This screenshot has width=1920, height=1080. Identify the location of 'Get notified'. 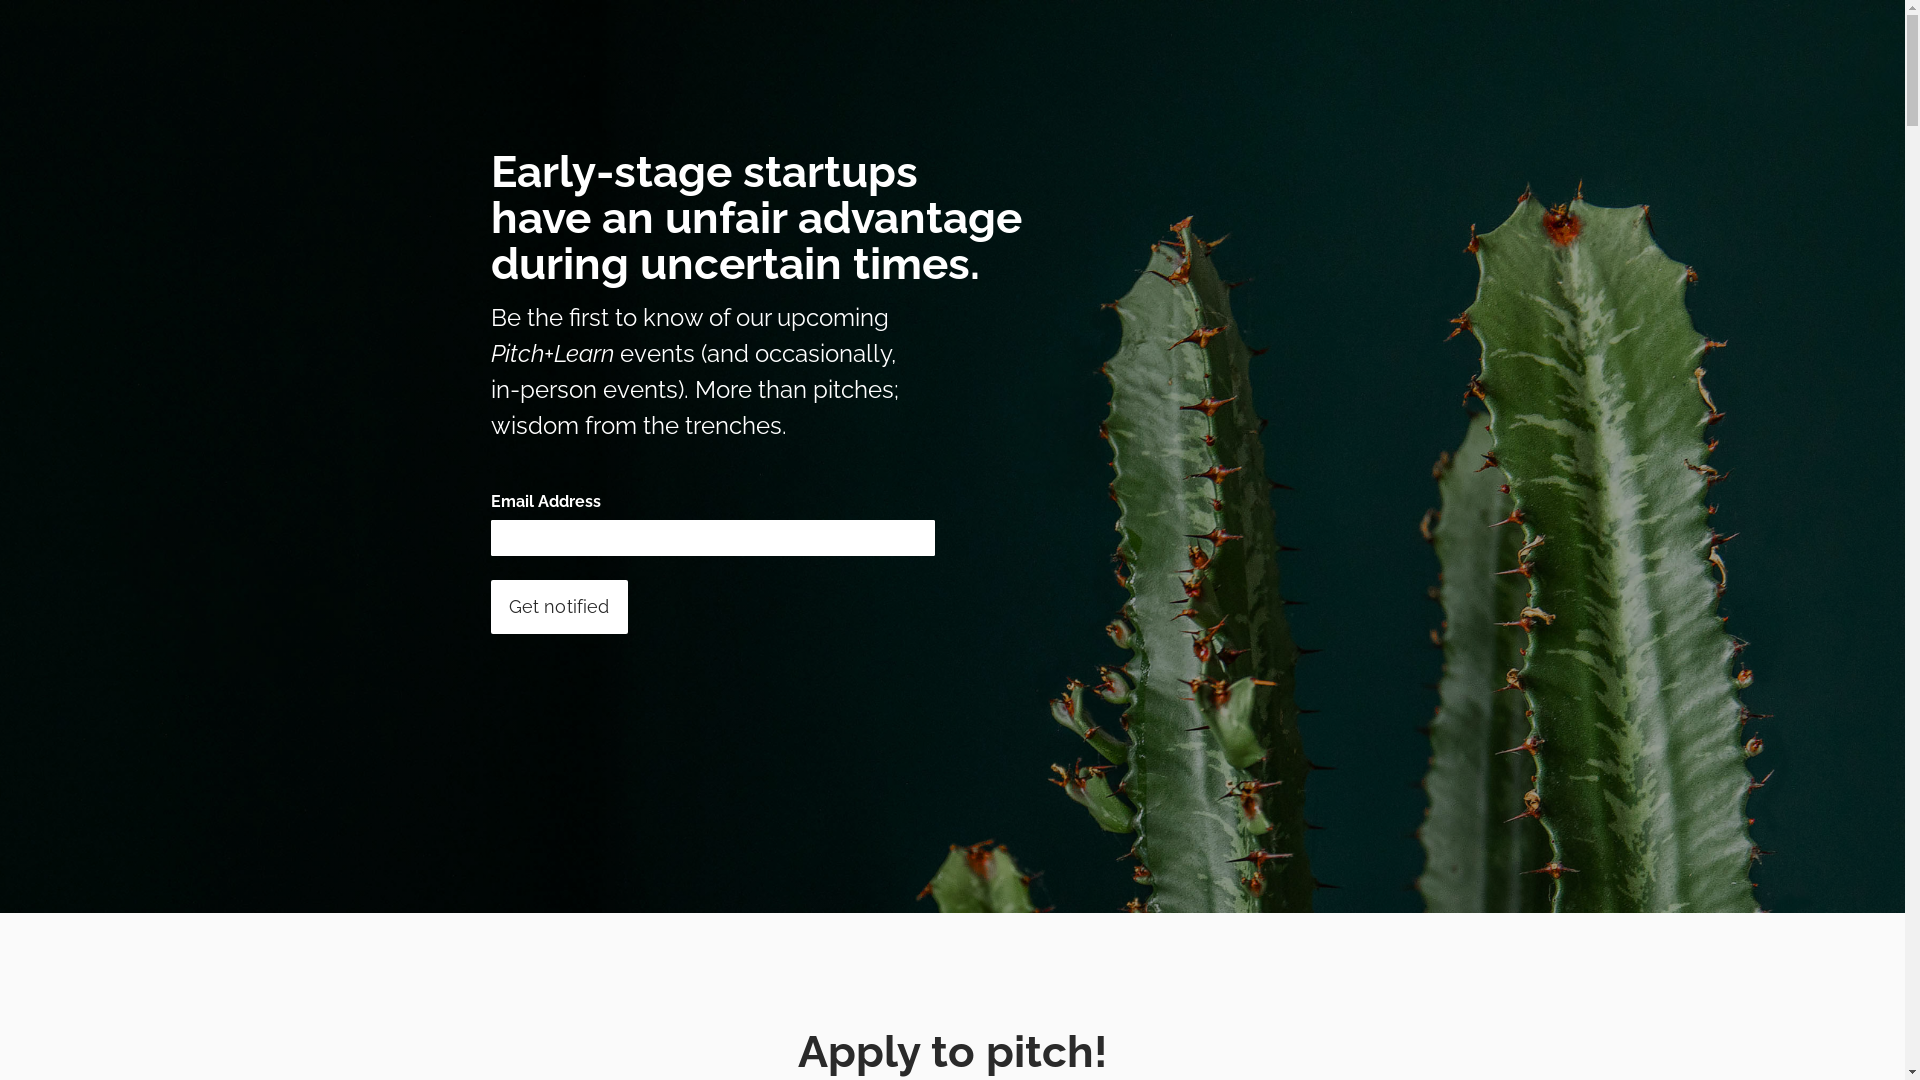
(489, 605).